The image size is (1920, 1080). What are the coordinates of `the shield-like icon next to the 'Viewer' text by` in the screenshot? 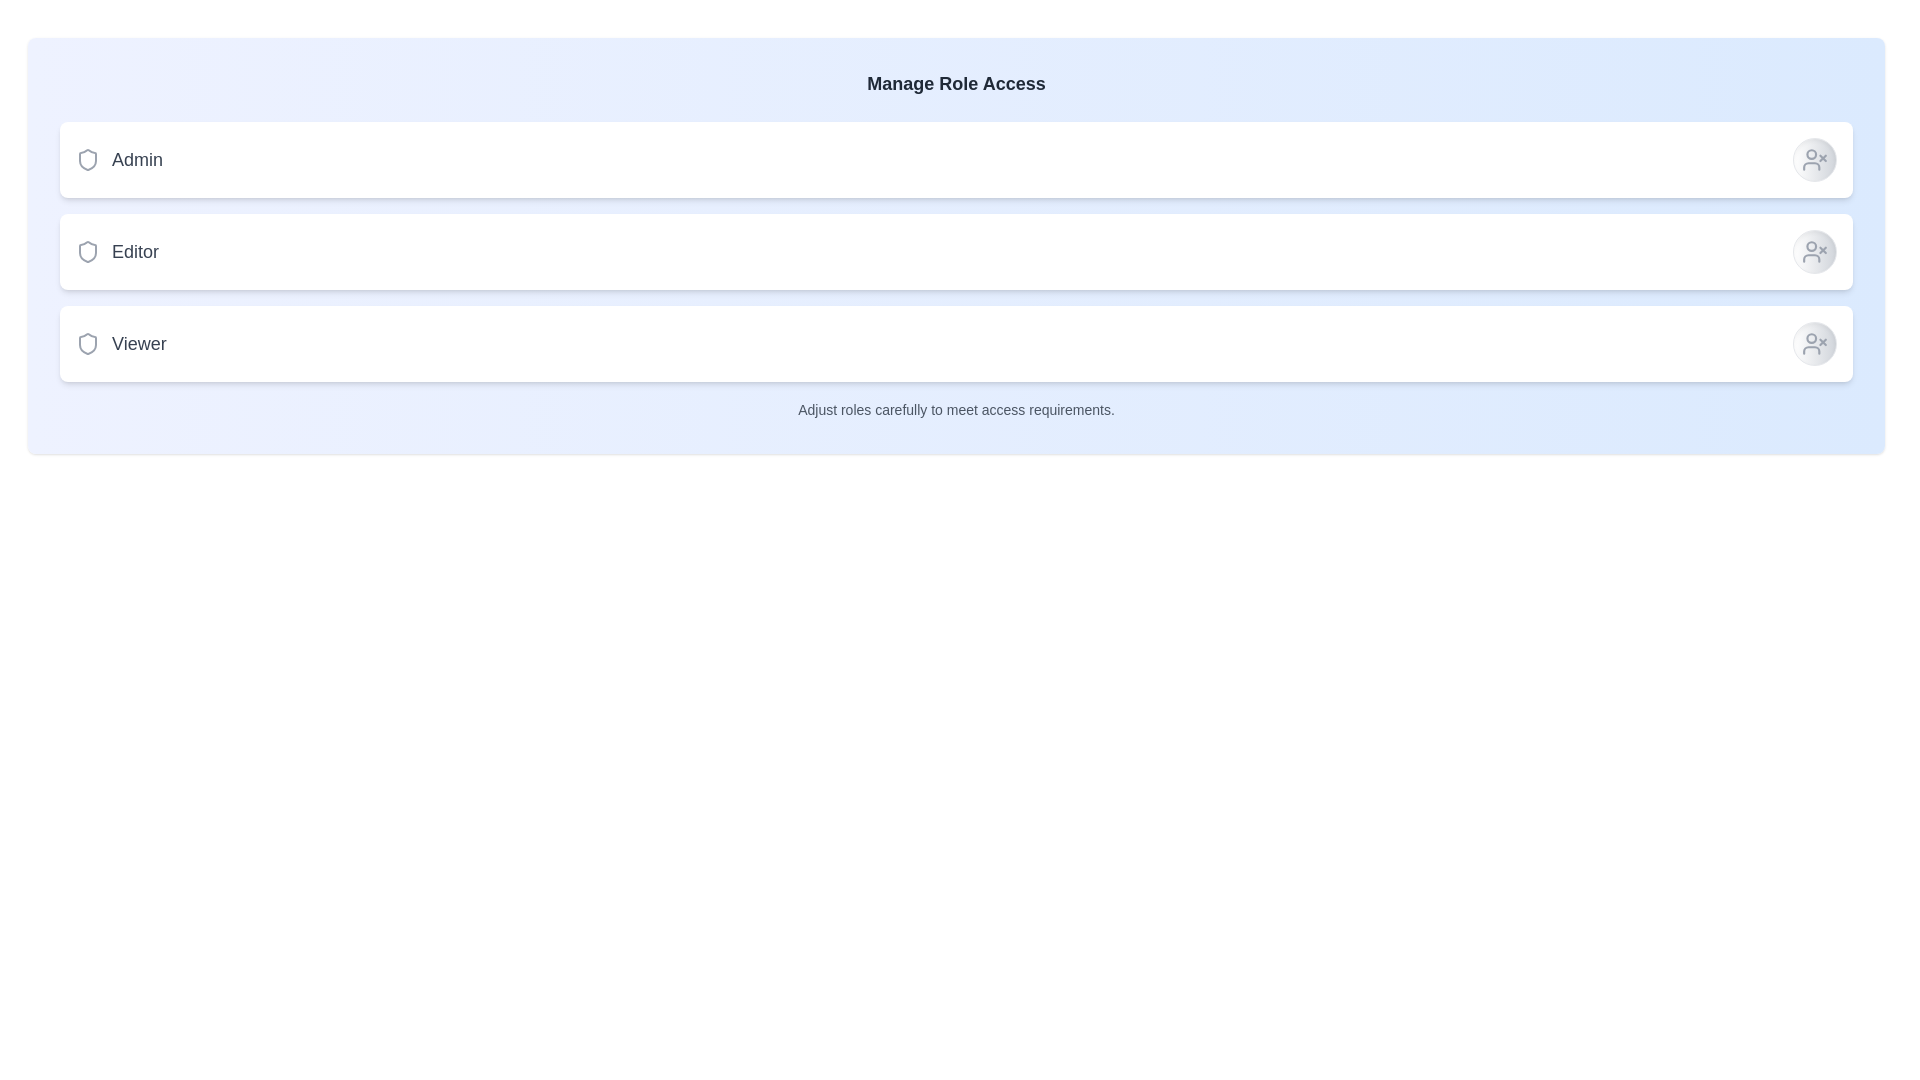 It's located at (86, 342).